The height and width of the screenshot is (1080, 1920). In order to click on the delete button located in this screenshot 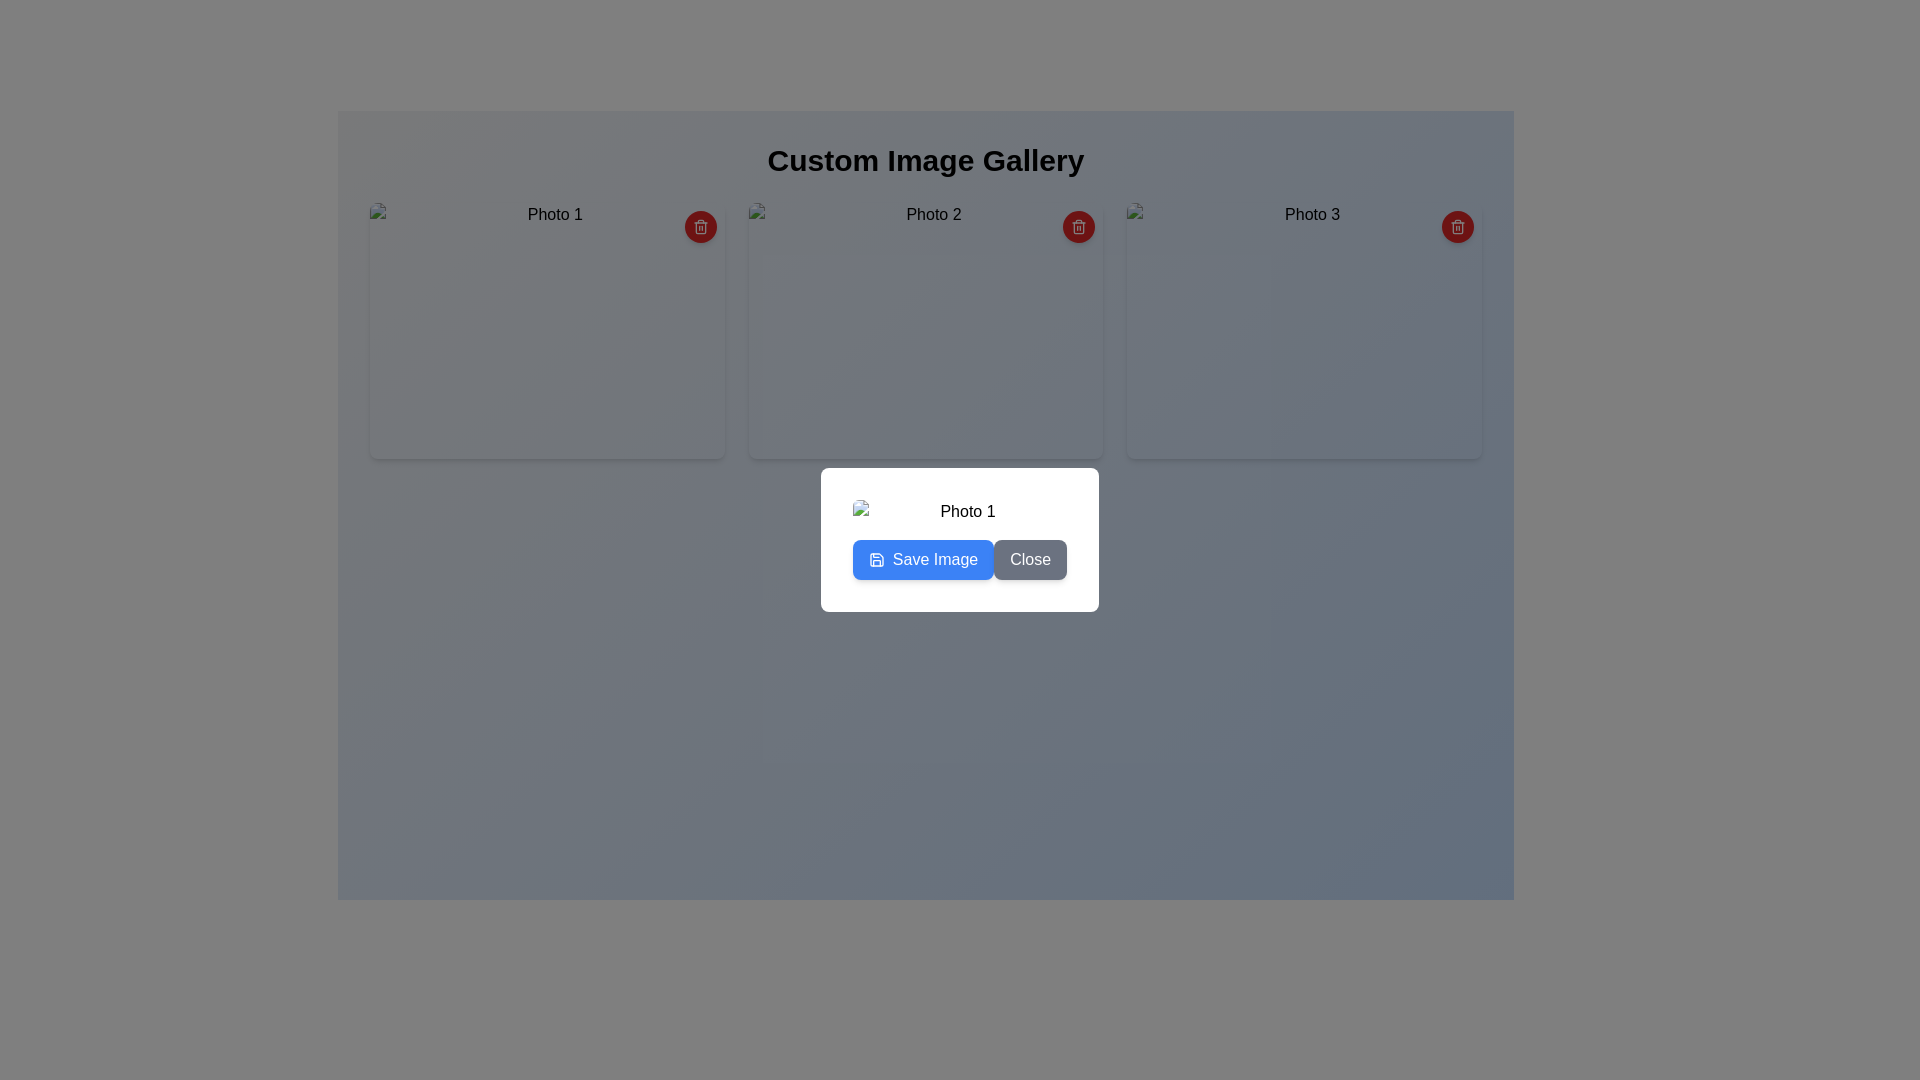, I will do `click(1458, 226)`.